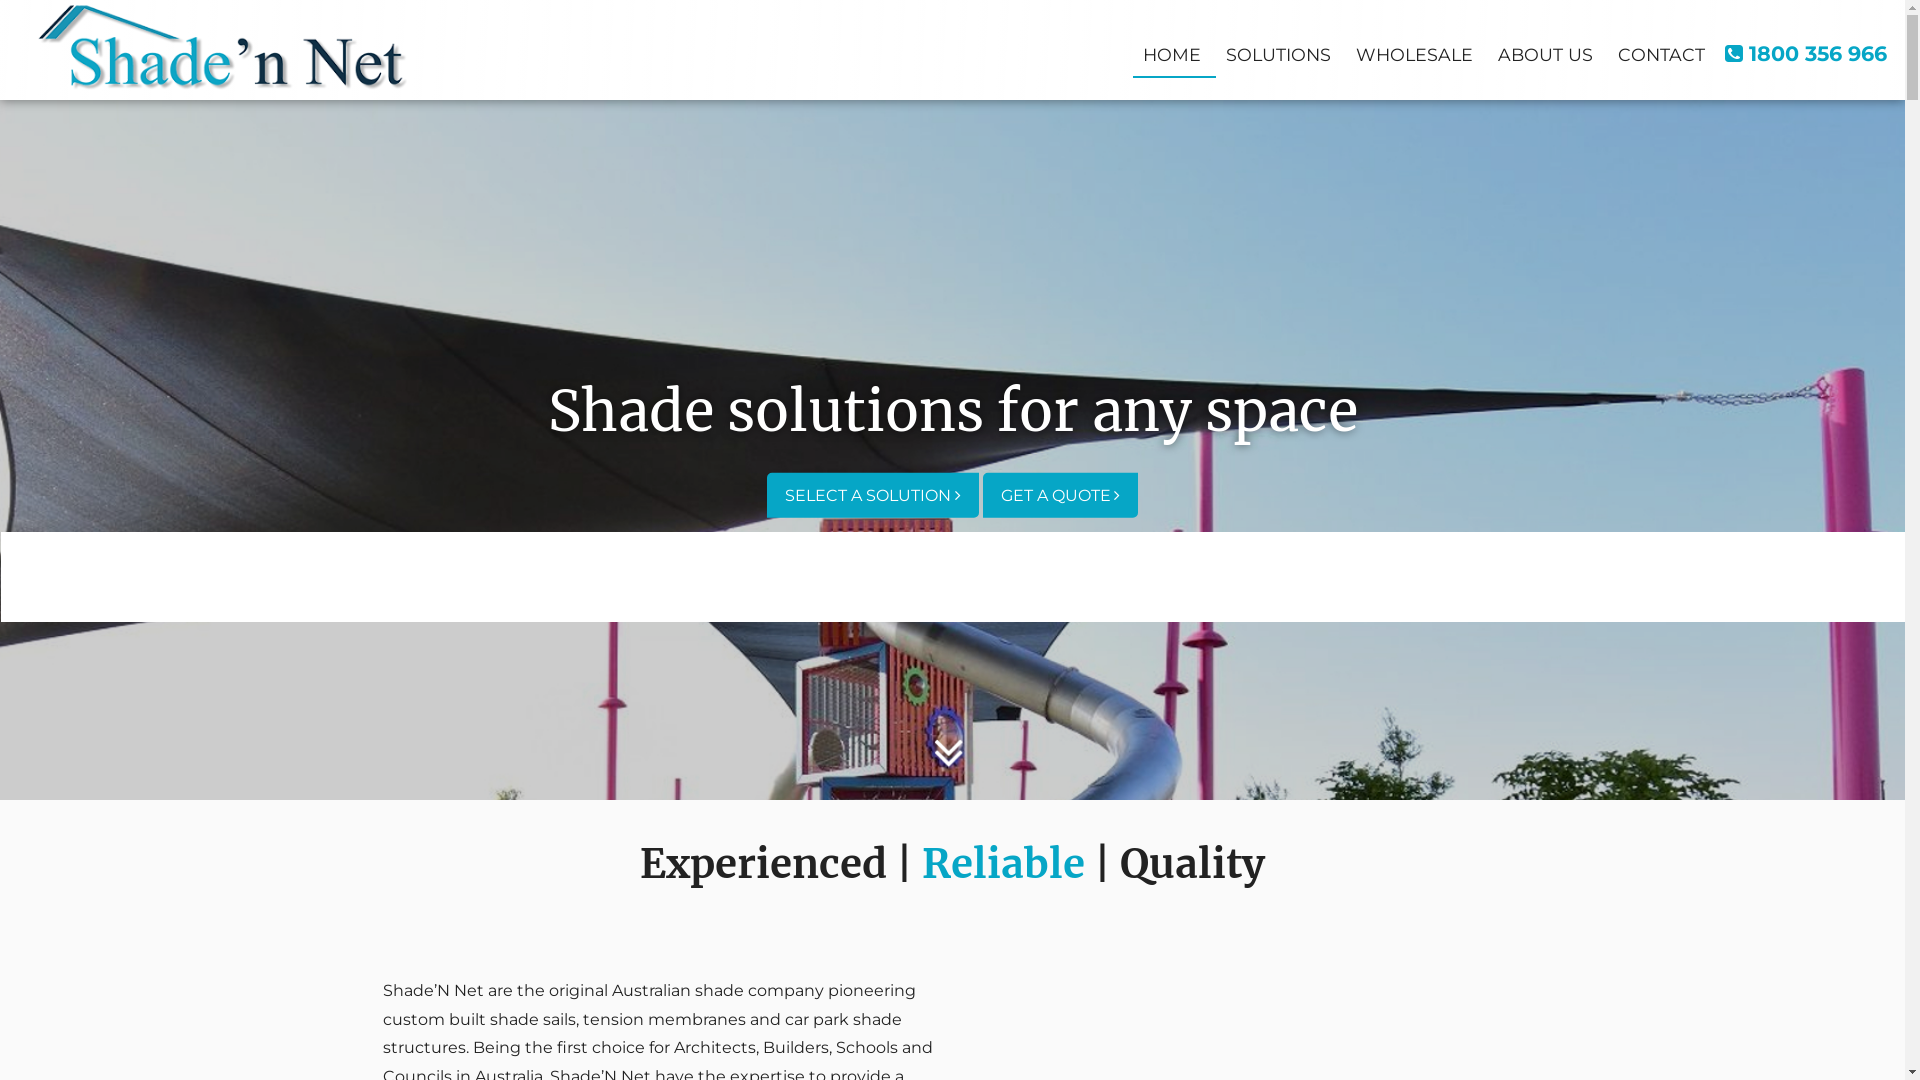  What do you see at coordinates (222, 45) in the screenshot?
I see `'Shade N Net'` at bounding box center [222, 45].